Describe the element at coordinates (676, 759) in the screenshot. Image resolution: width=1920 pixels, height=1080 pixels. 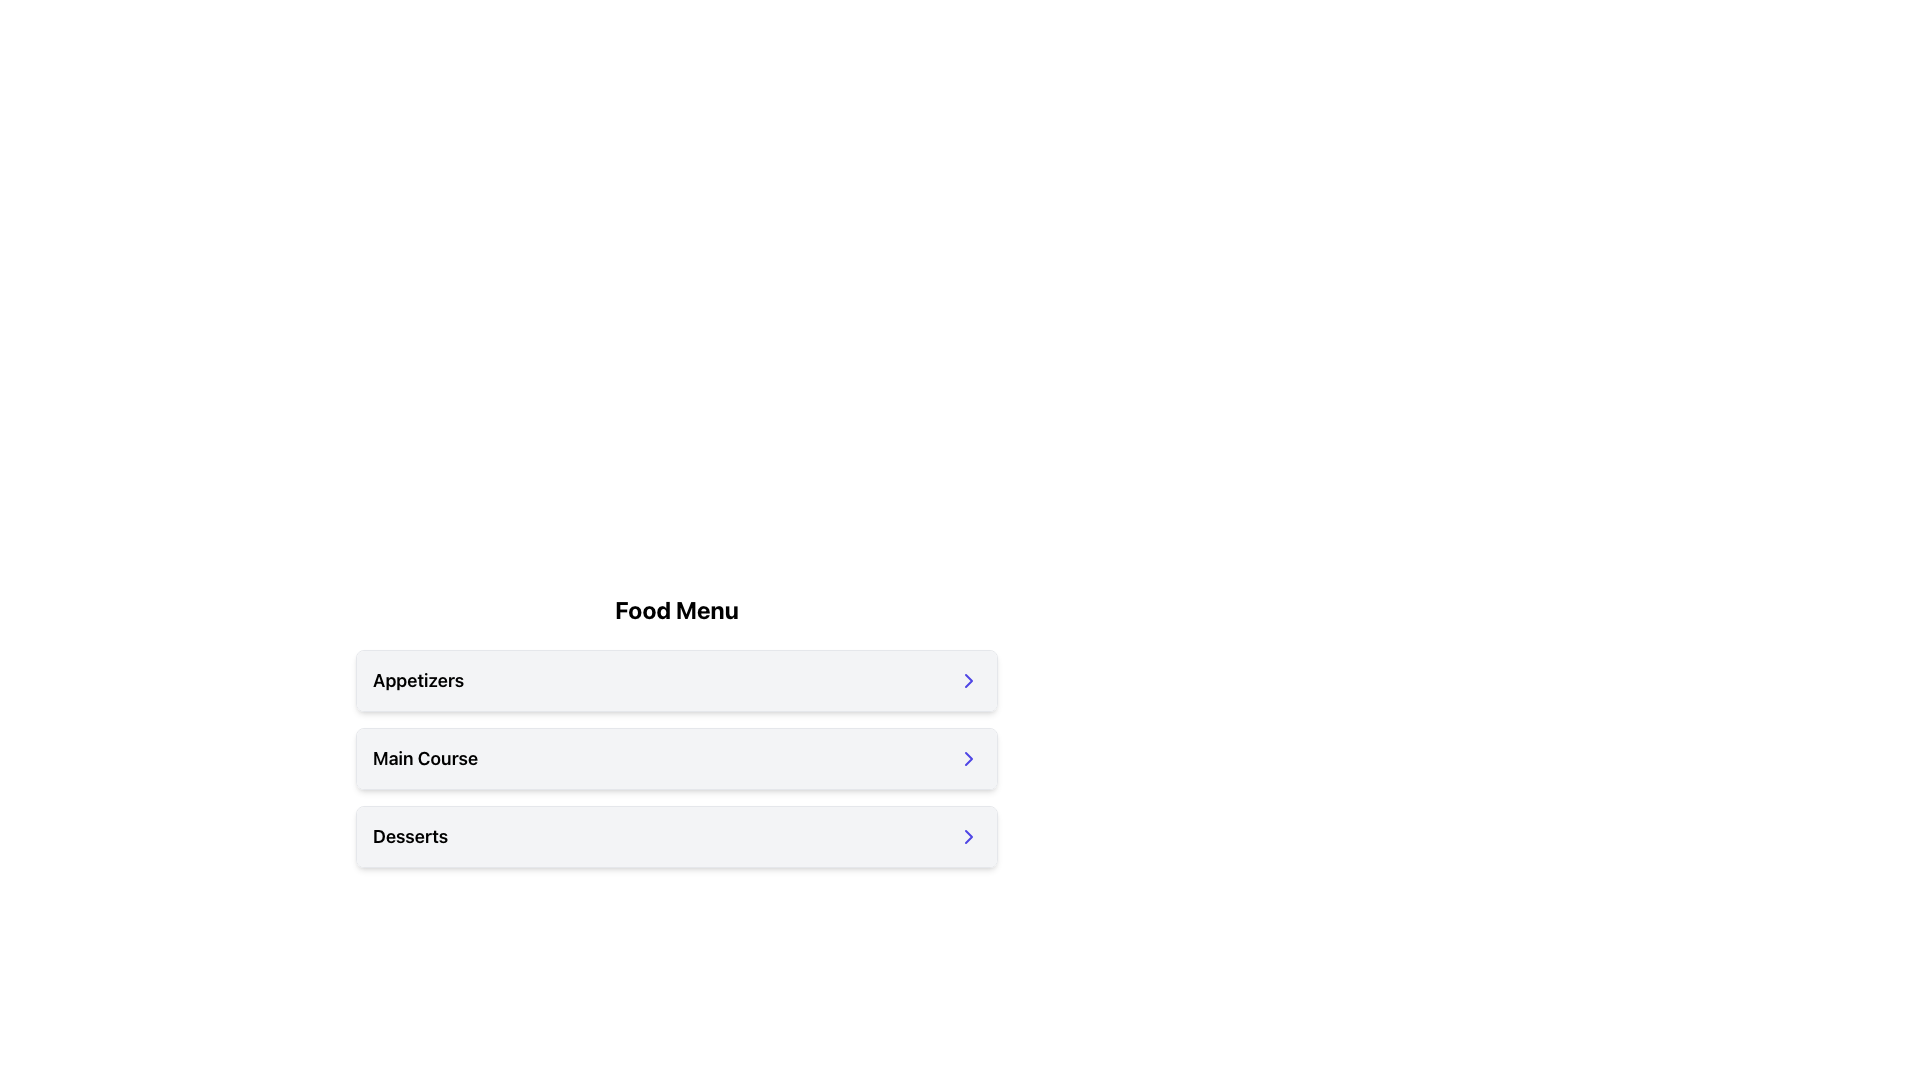
I see `the second menu item in the vertical list, which represents the 'Main Course' section` at that location.